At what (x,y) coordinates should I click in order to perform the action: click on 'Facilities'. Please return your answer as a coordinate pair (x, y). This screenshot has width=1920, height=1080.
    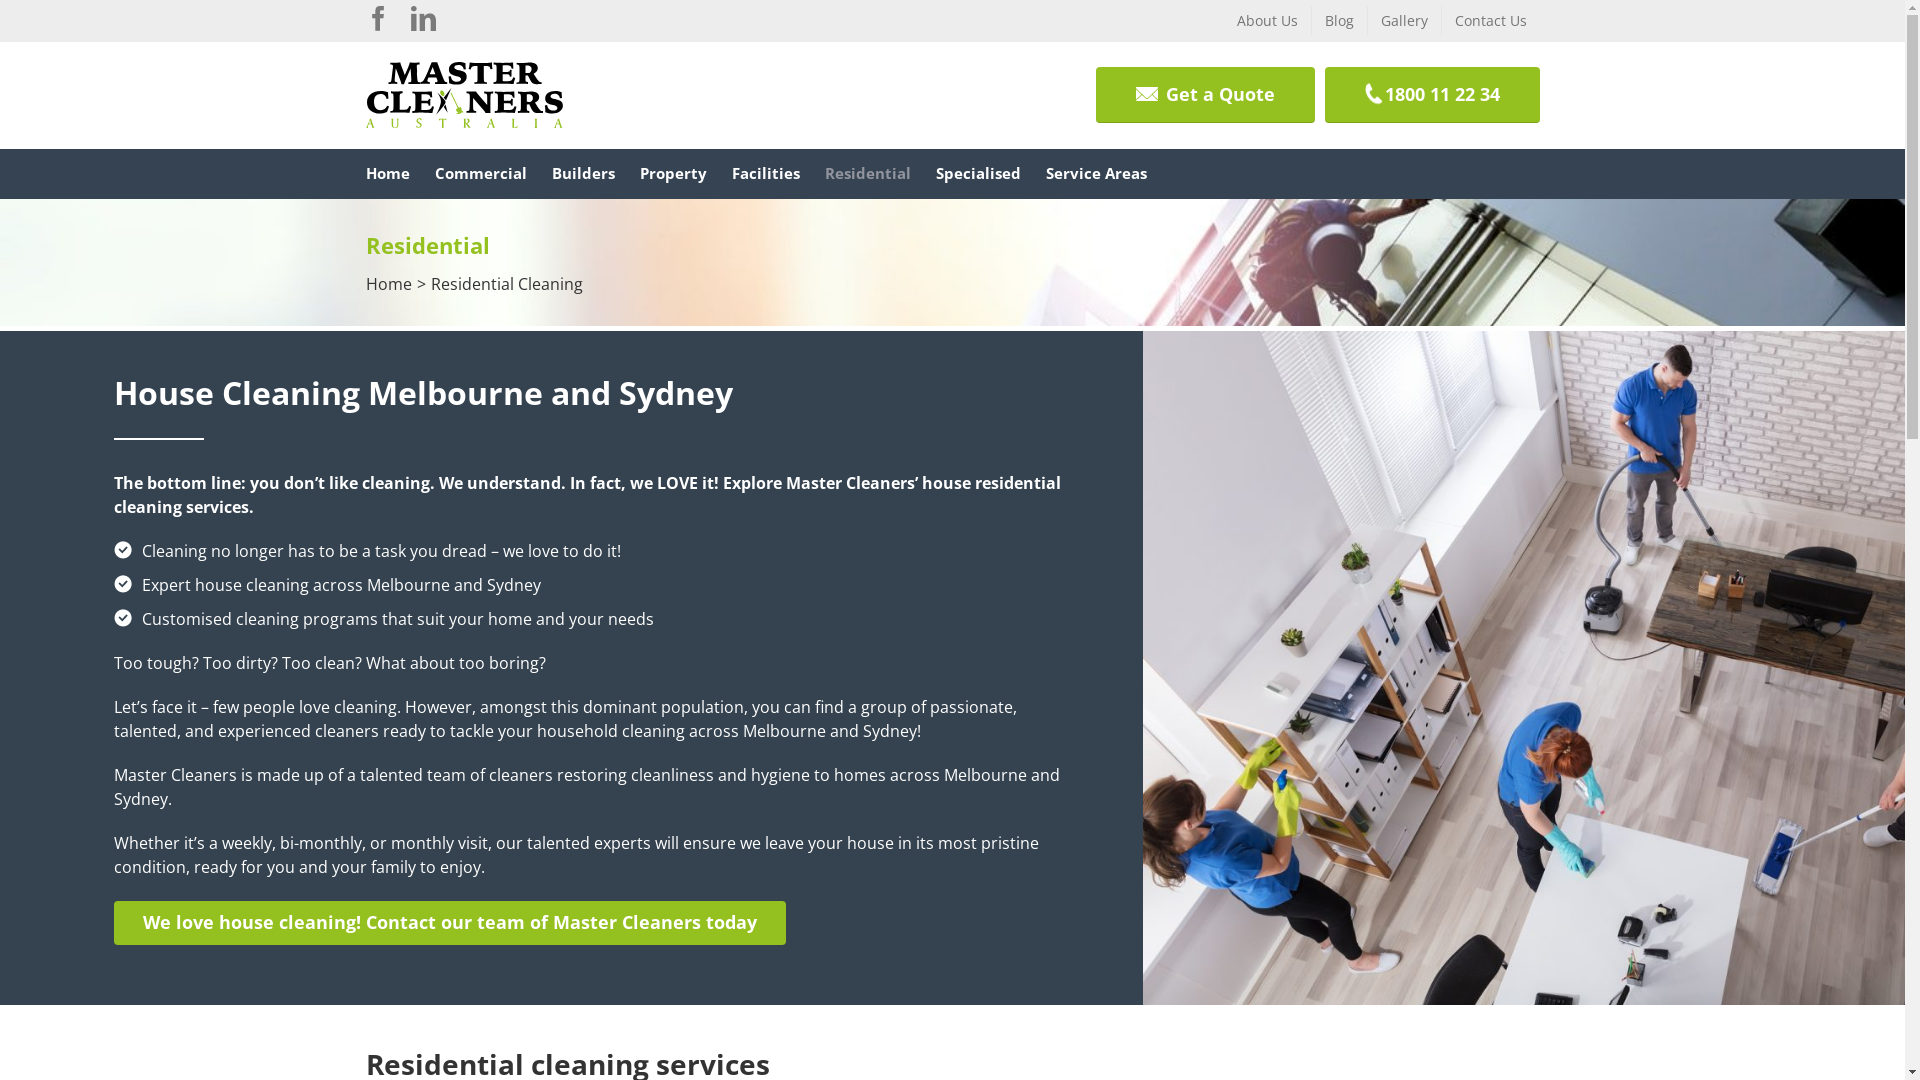
    Looking at the image, I should click on (765, 172).